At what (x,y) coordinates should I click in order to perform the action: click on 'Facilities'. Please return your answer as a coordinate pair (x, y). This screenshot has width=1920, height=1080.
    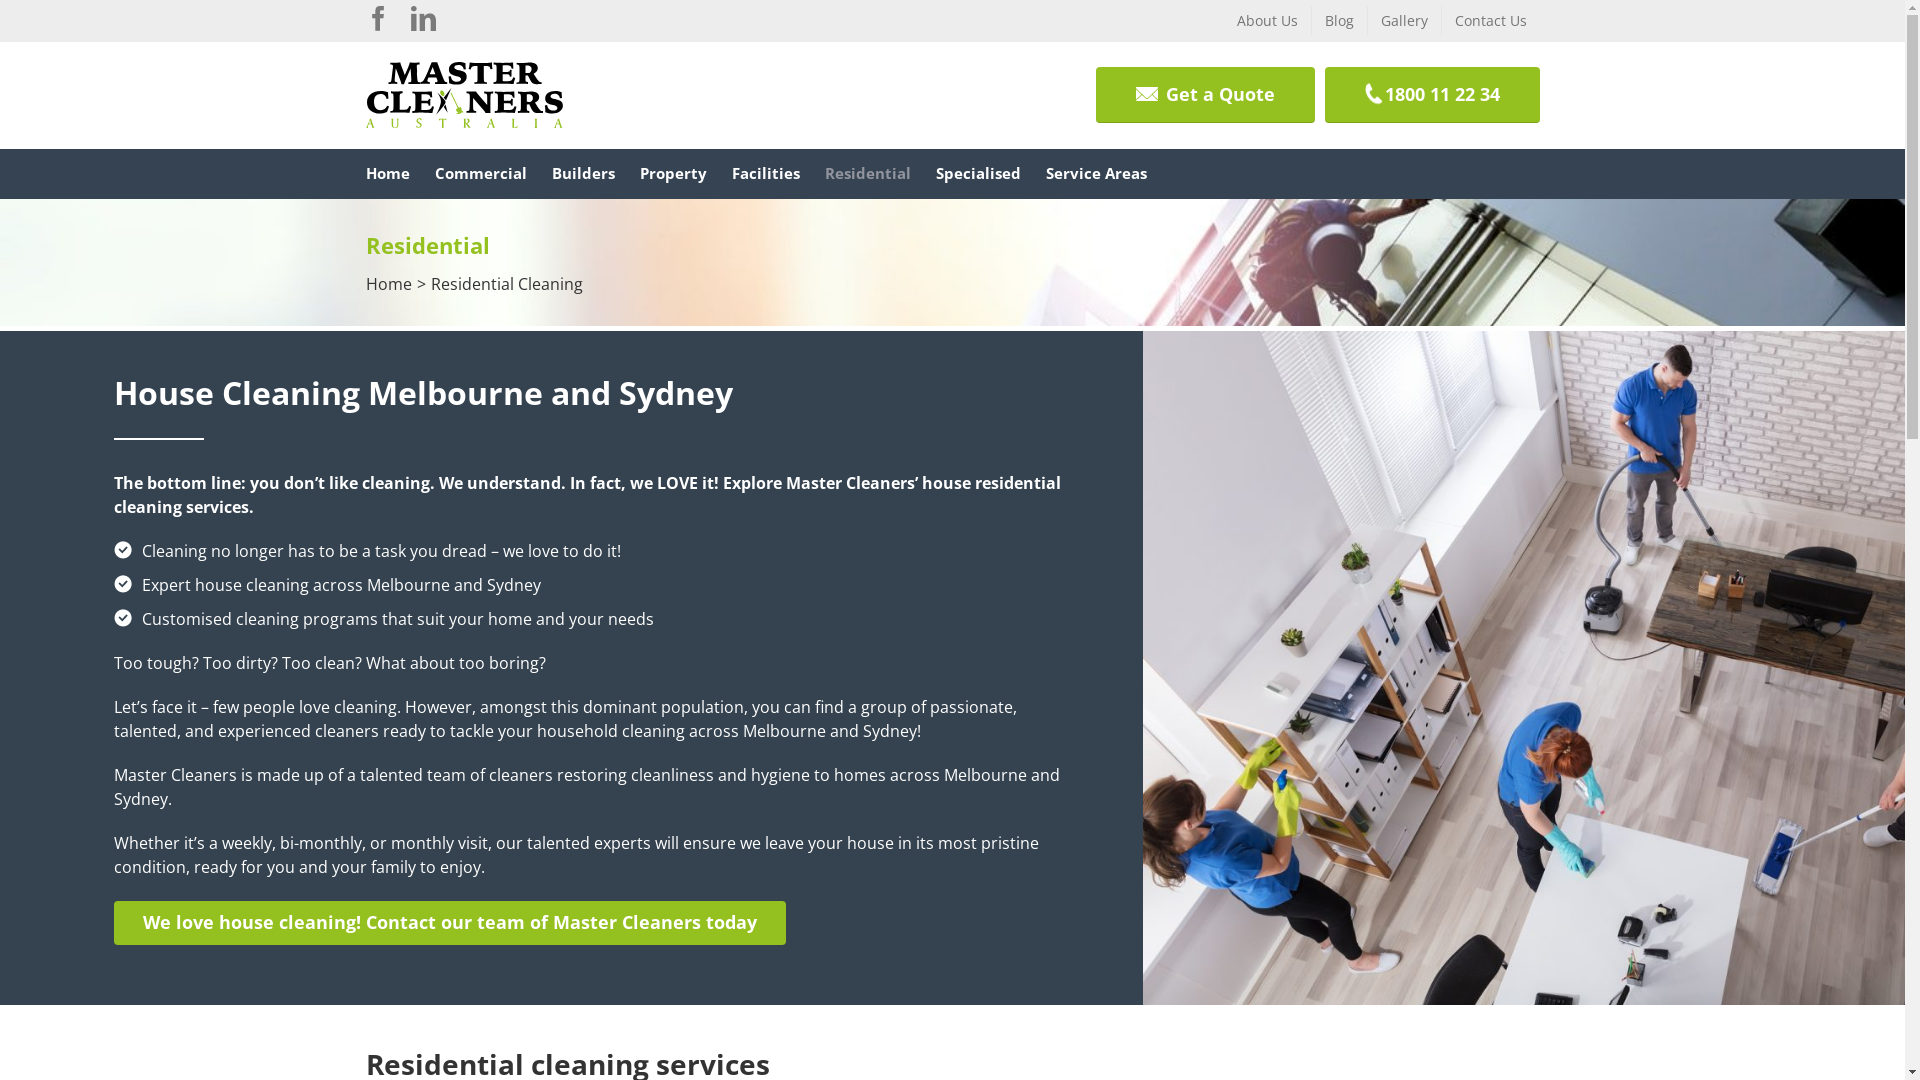
    Looking at the image, I should click on (765, 172).